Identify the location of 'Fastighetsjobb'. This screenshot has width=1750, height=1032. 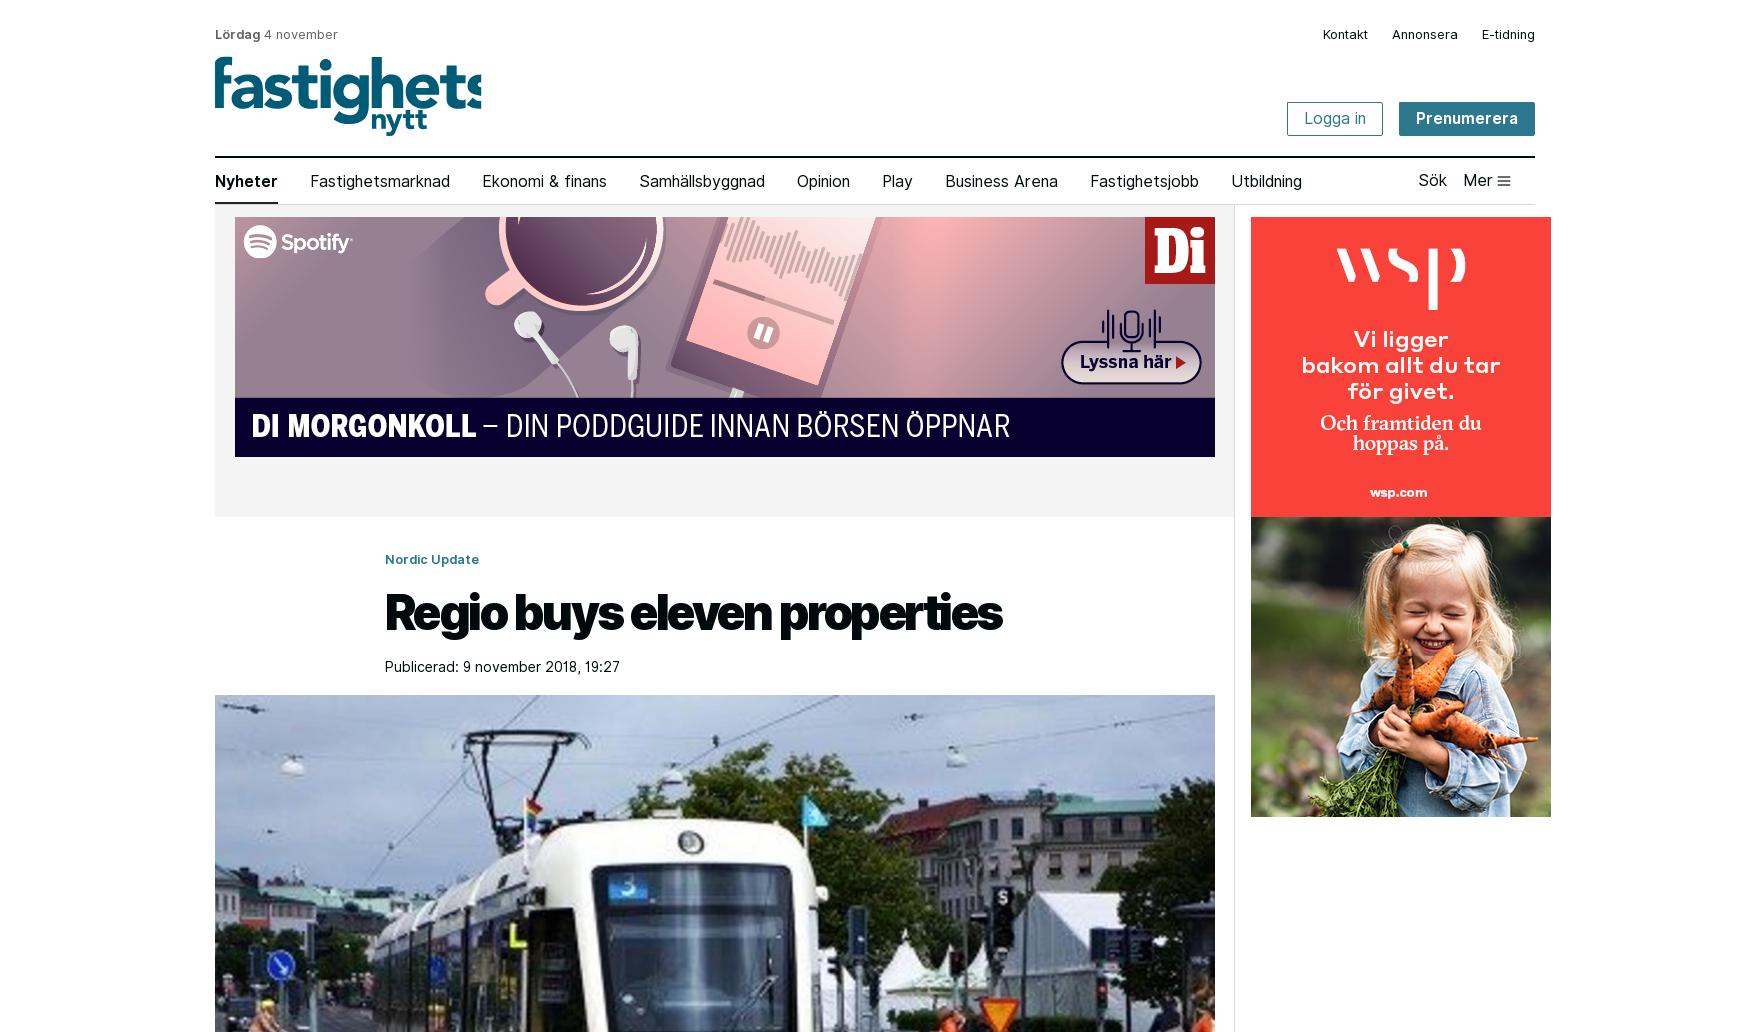
(1090, 180).